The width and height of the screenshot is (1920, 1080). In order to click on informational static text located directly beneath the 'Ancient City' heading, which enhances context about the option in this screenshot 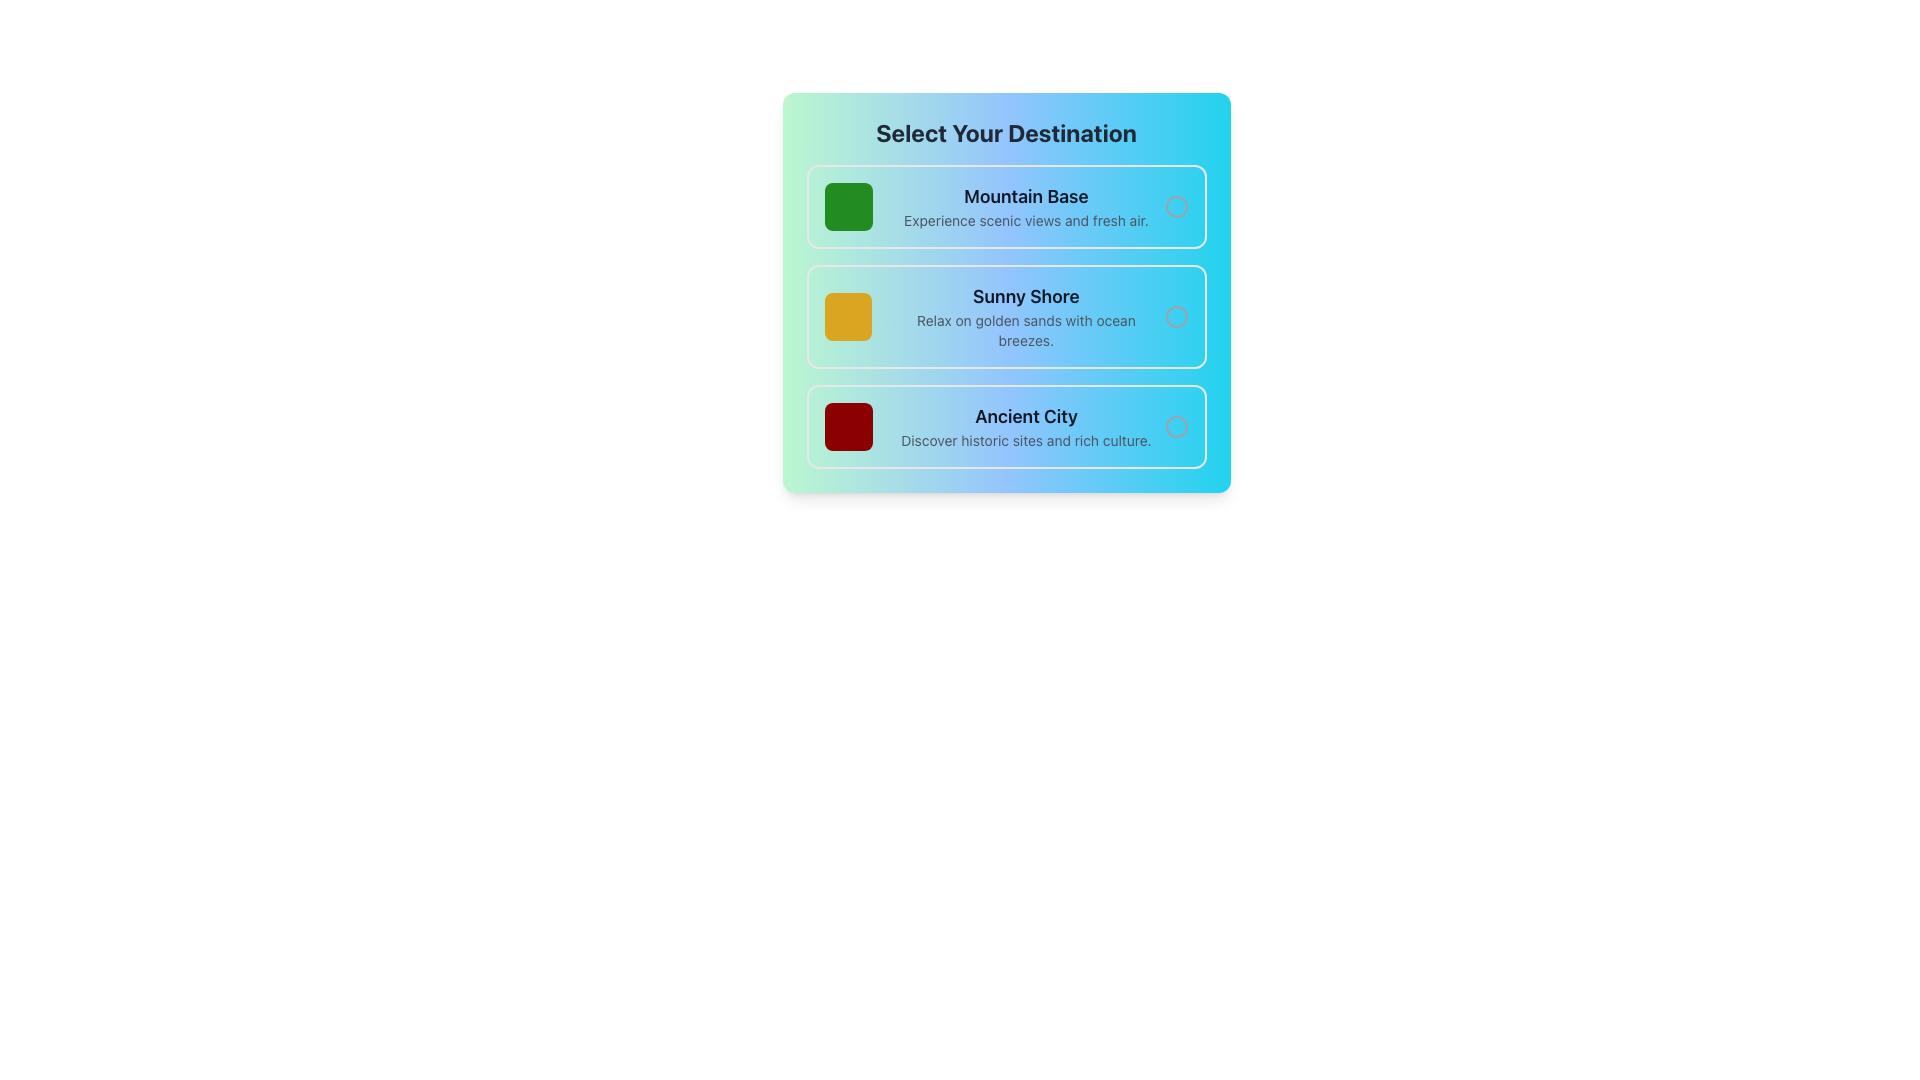, I will do `click(1026, 439)`.